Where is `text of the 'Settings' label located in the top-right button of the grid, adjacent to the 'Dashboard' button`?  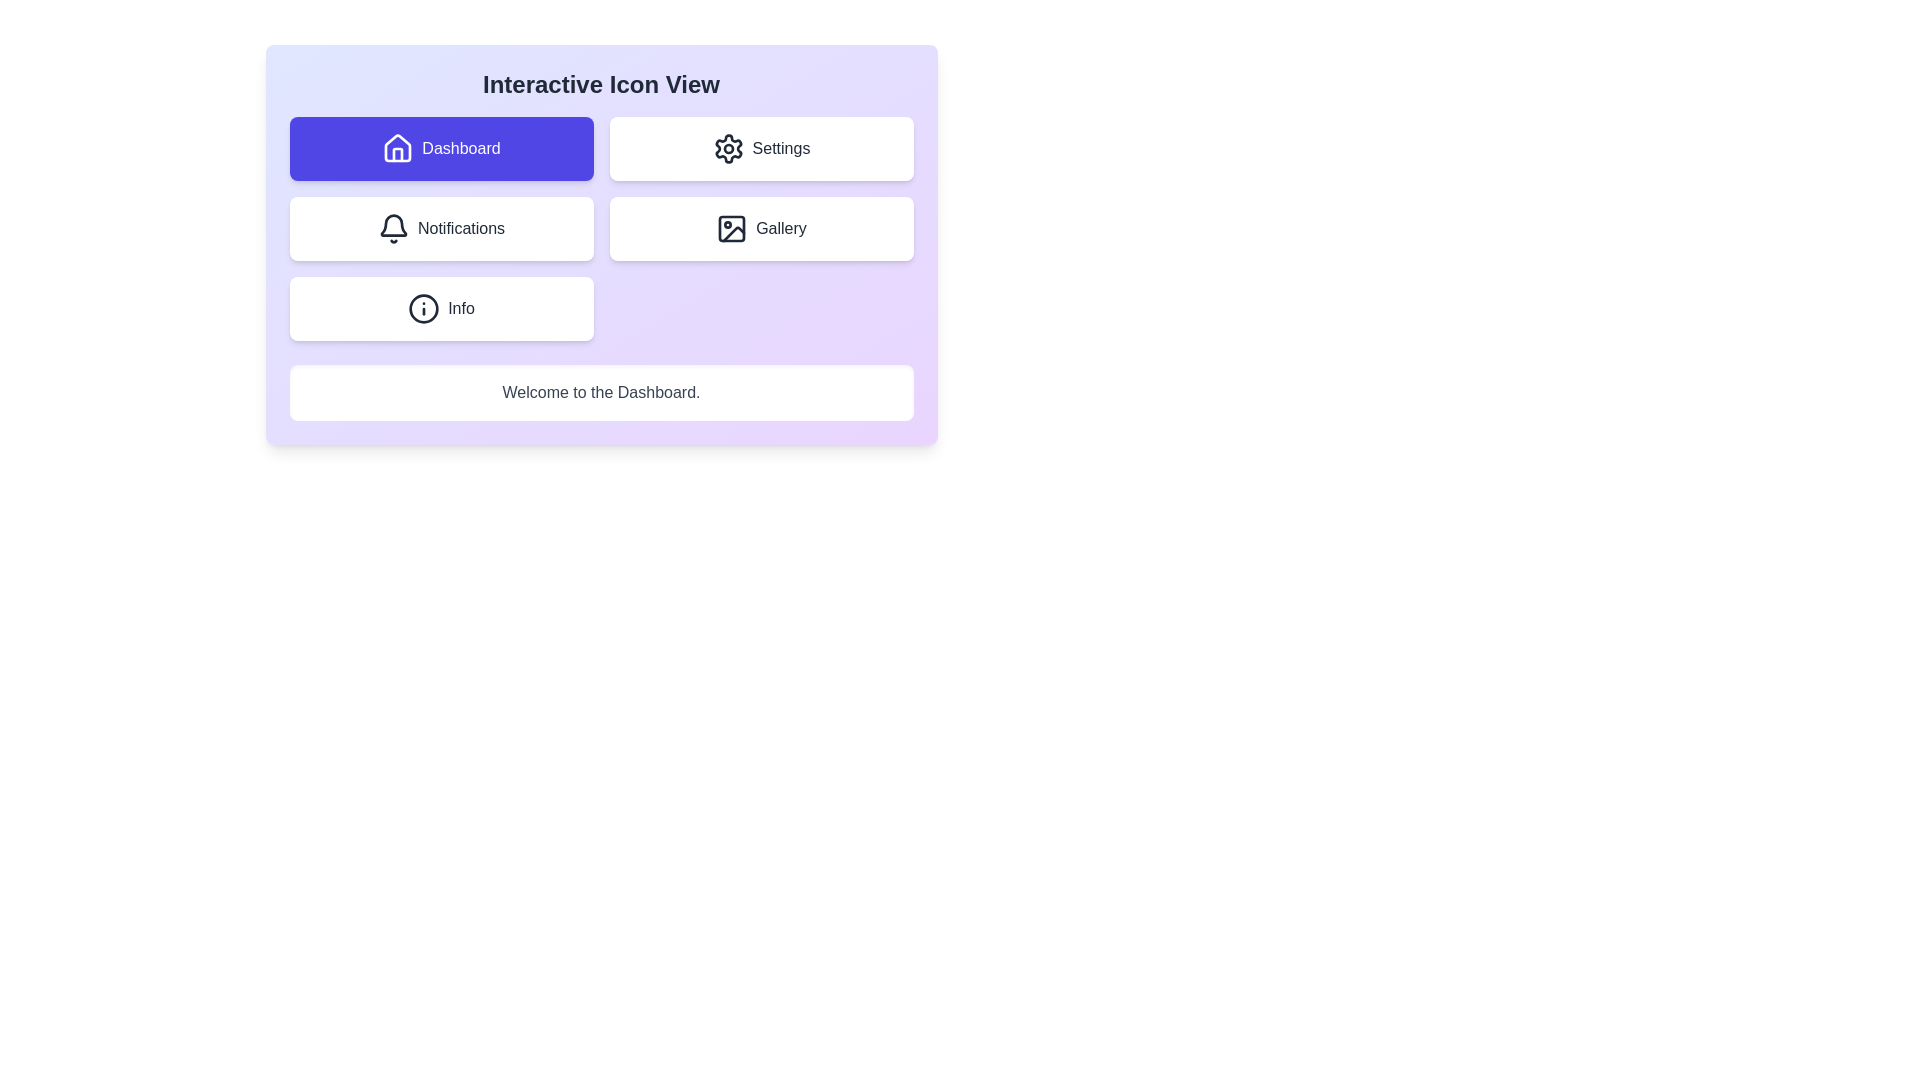
text of the 'Settings' label located in the top-right button of the grid, adjacent to the 'Dashboard' button is located at coordinates (780, 148).